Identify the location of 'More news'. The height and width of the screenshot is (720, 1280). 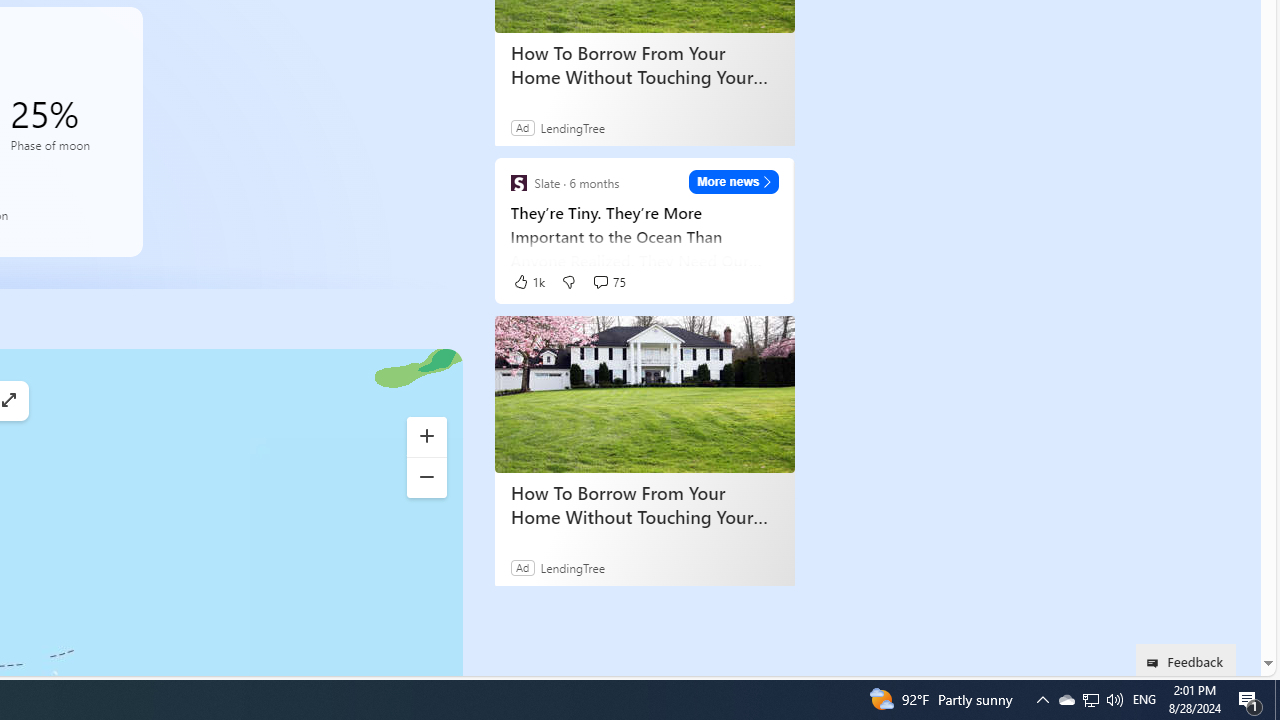
(733, 181).